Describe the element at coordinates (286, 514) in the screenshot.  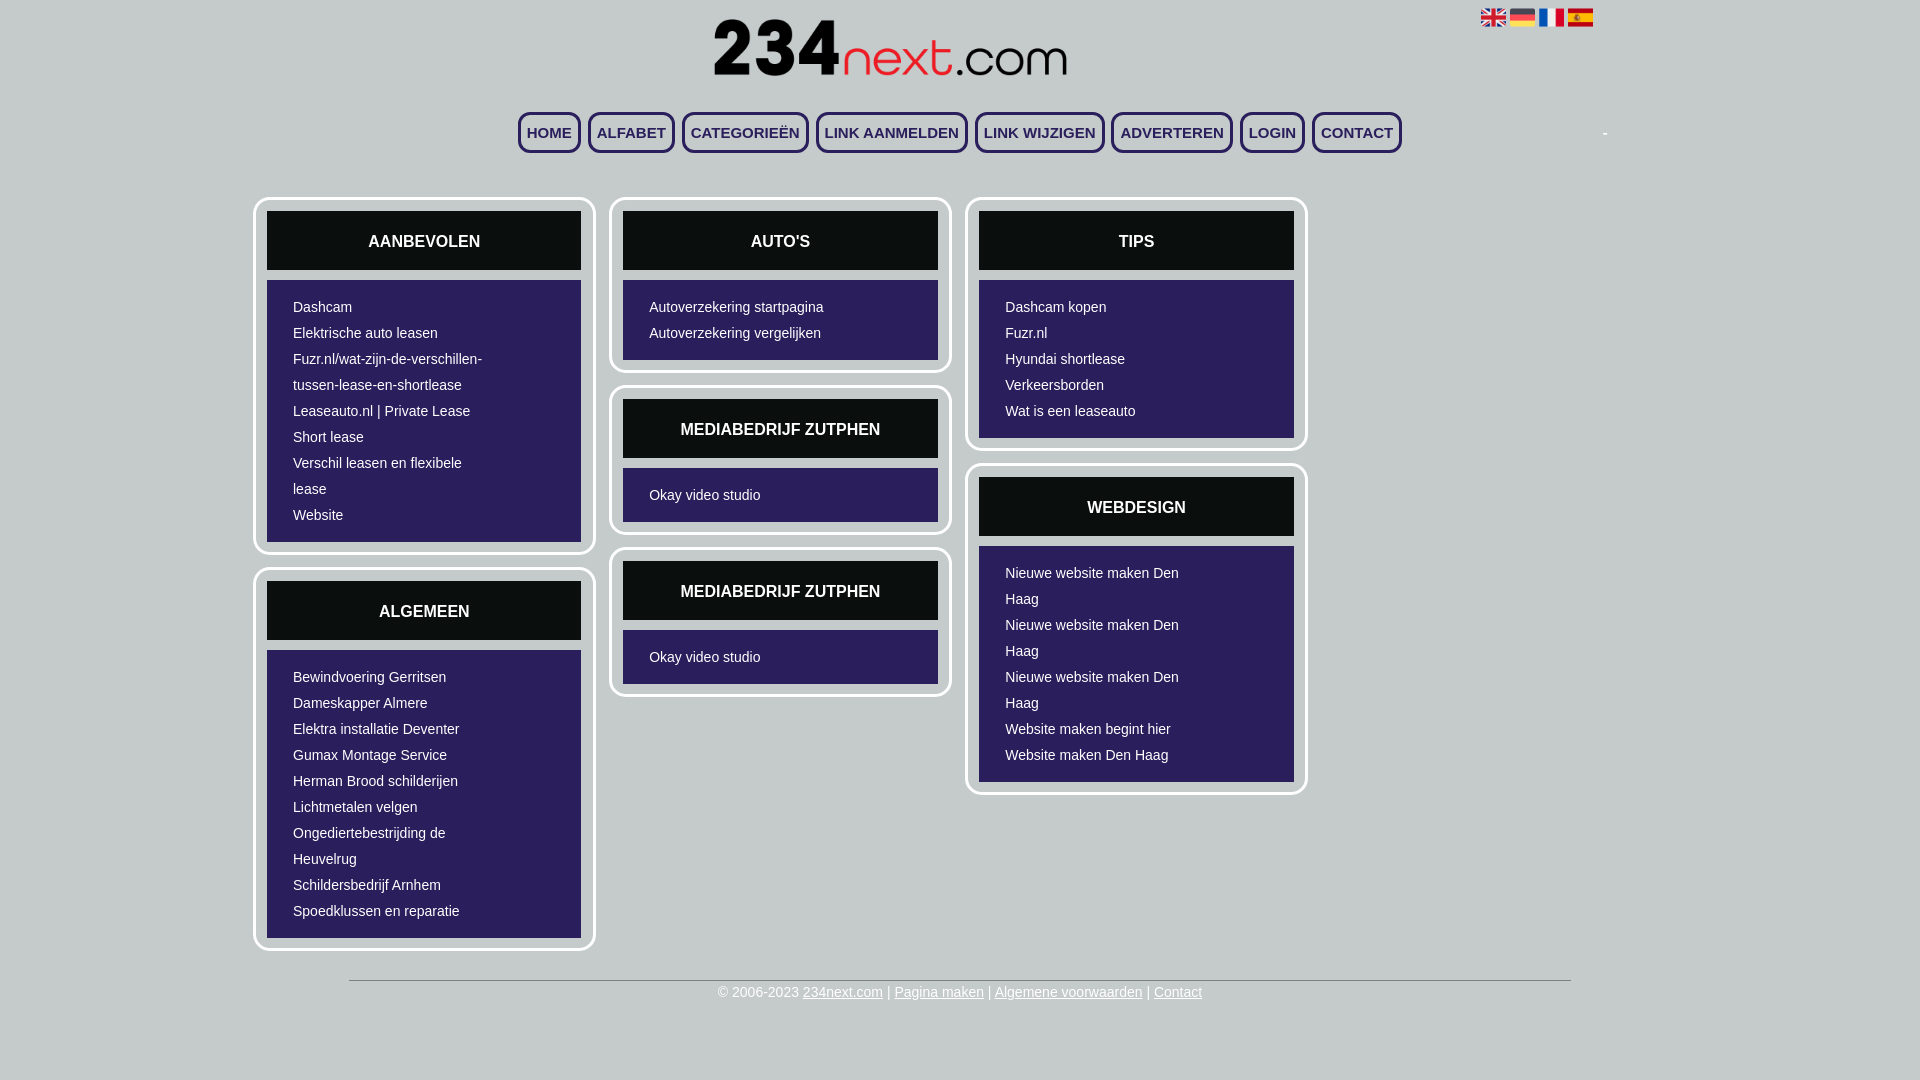
I see `'Website'` at that location.